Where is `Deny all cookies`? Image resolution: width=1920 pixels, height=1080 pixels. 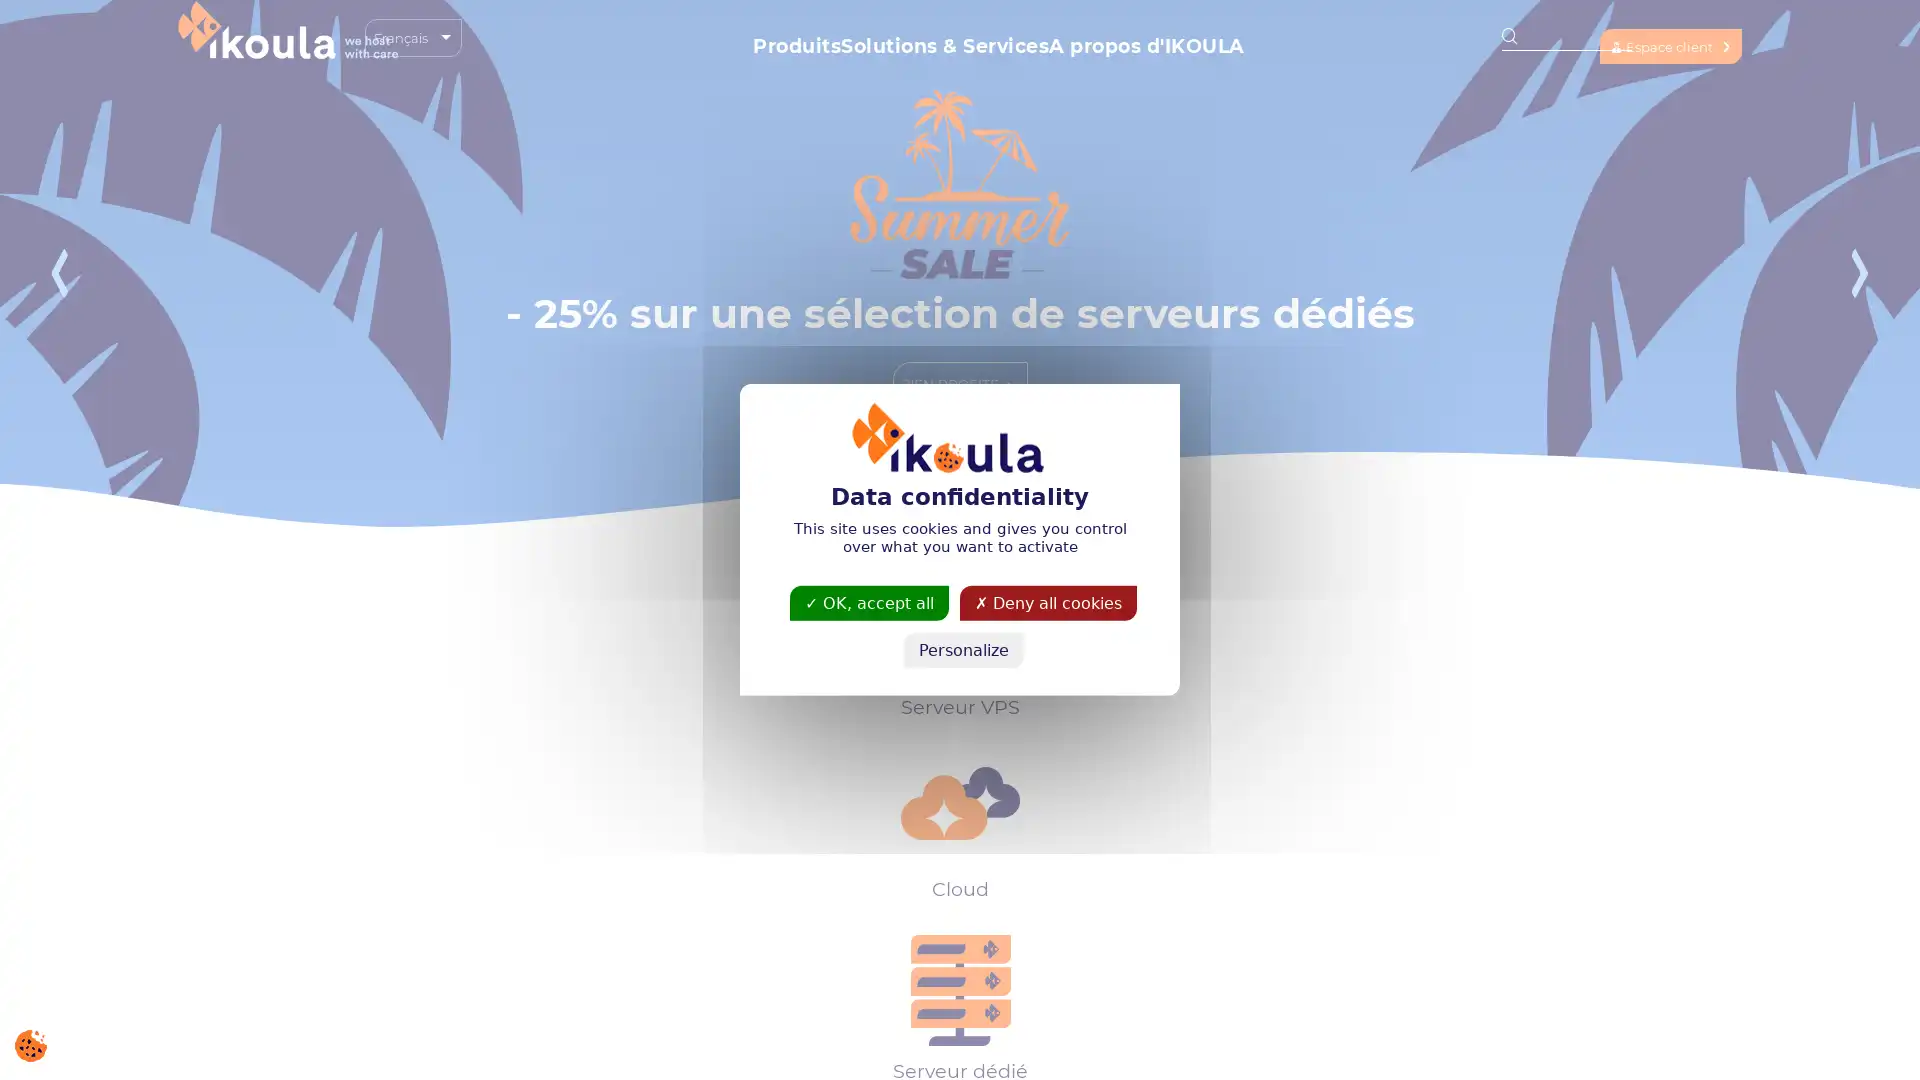 Deny all cookies is located at coordinates (1047, 601).